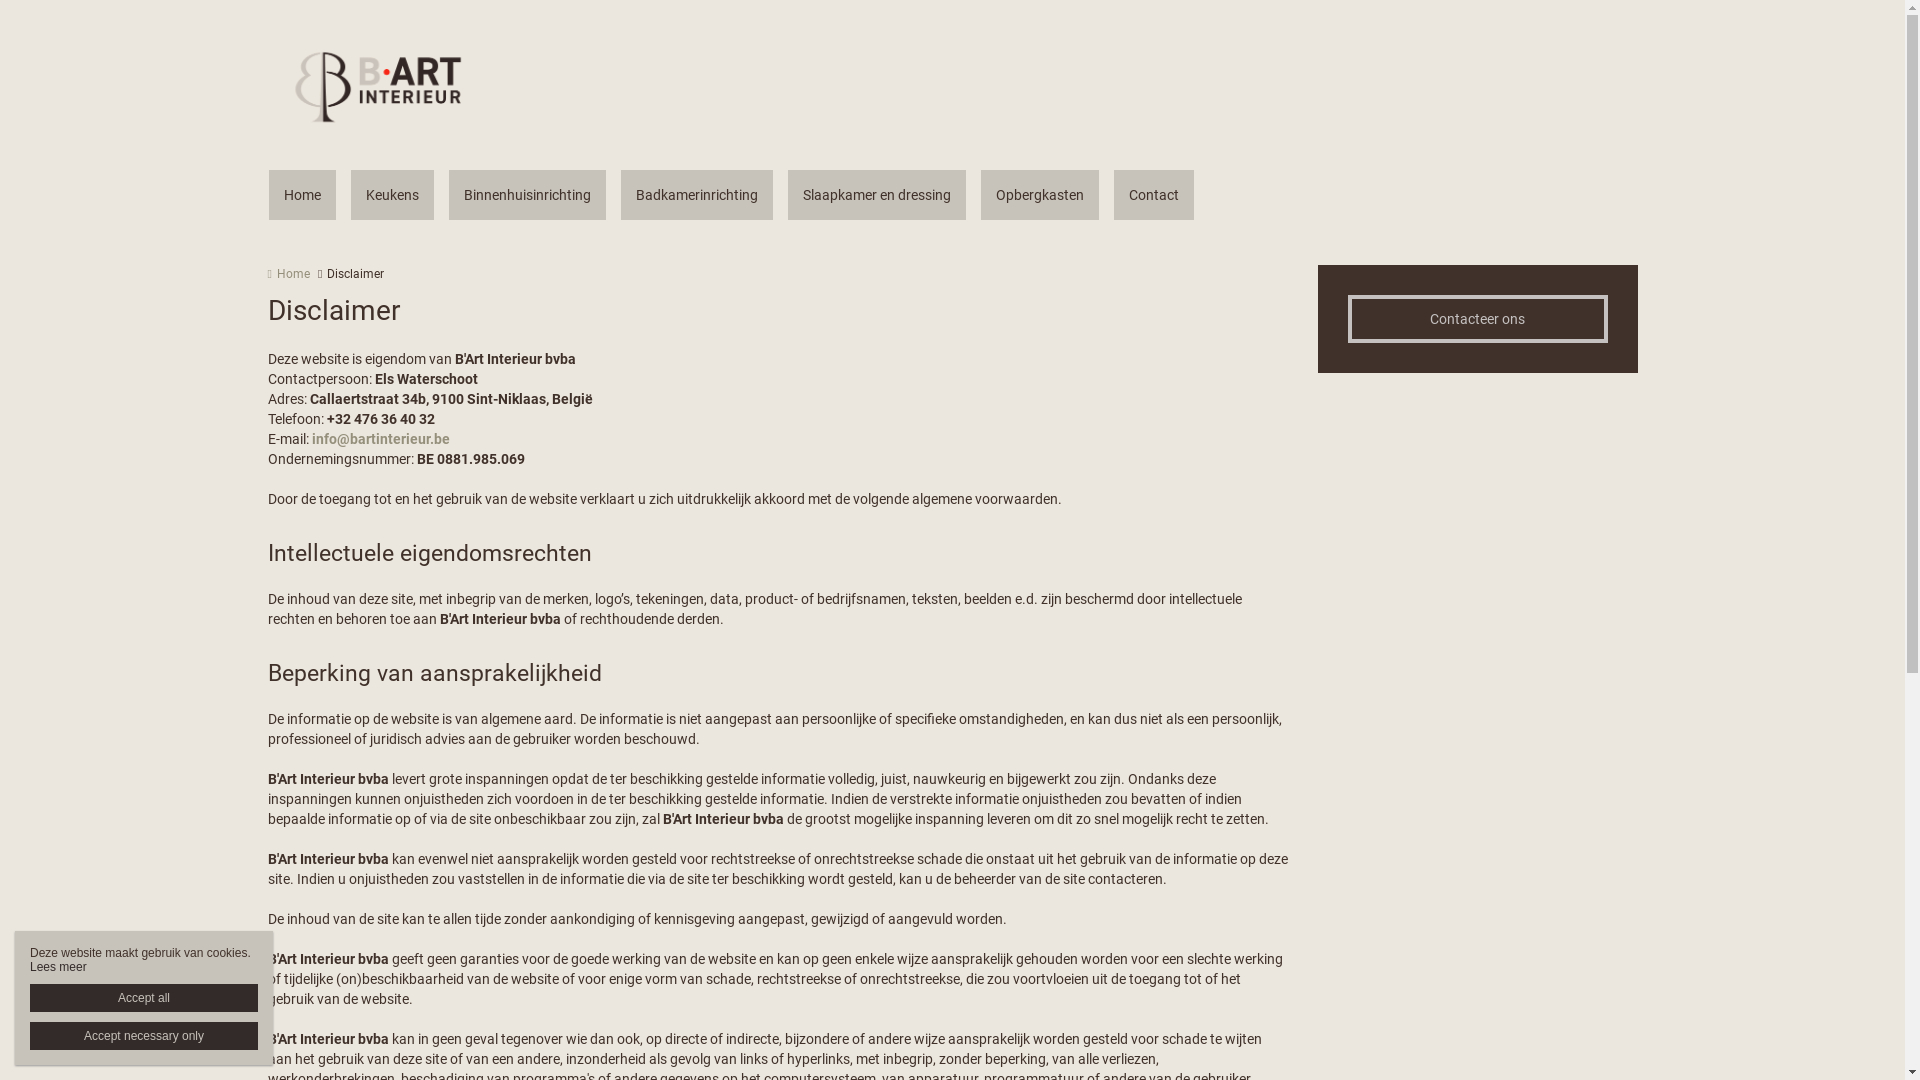  Describe the element at coordinates (407, 83) in the screenshot. I see `'Home | Bart Interieur'` at that location.